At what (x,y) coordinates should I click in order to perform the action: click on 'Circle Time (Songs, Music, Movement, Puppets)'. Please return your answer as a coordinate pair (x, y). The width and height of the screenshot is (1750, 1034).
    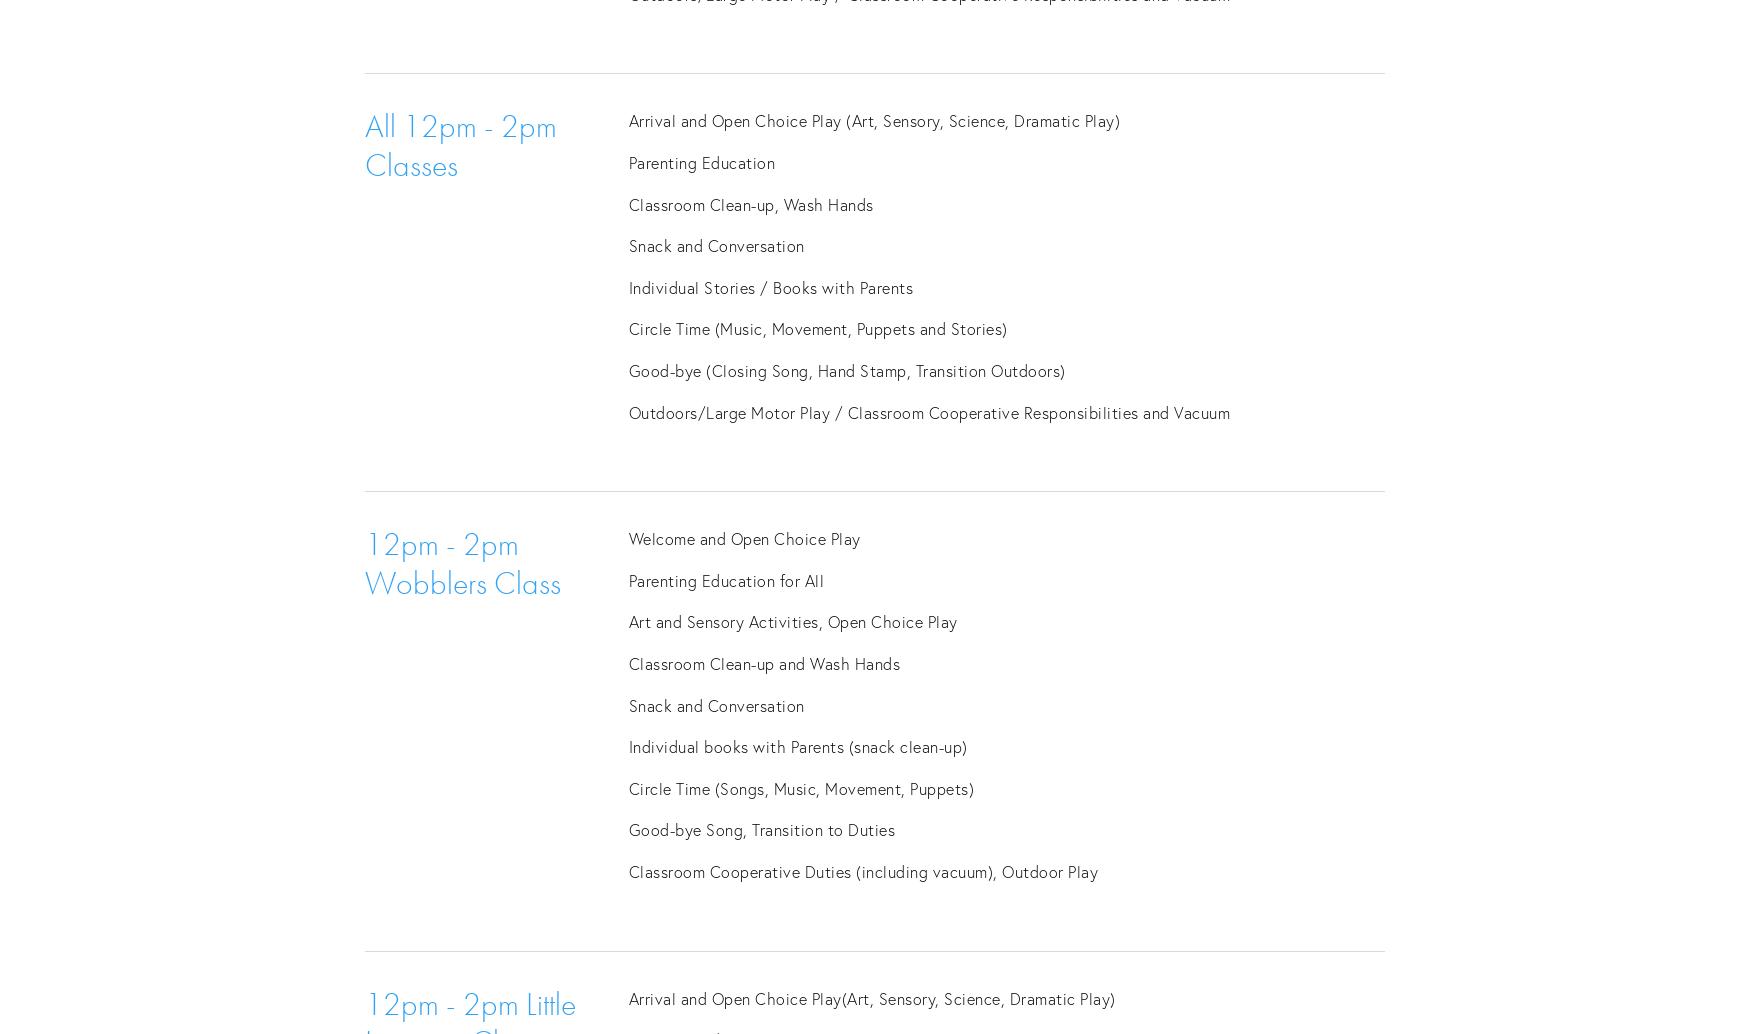
    Looking at the image, I should click on (802, 786).